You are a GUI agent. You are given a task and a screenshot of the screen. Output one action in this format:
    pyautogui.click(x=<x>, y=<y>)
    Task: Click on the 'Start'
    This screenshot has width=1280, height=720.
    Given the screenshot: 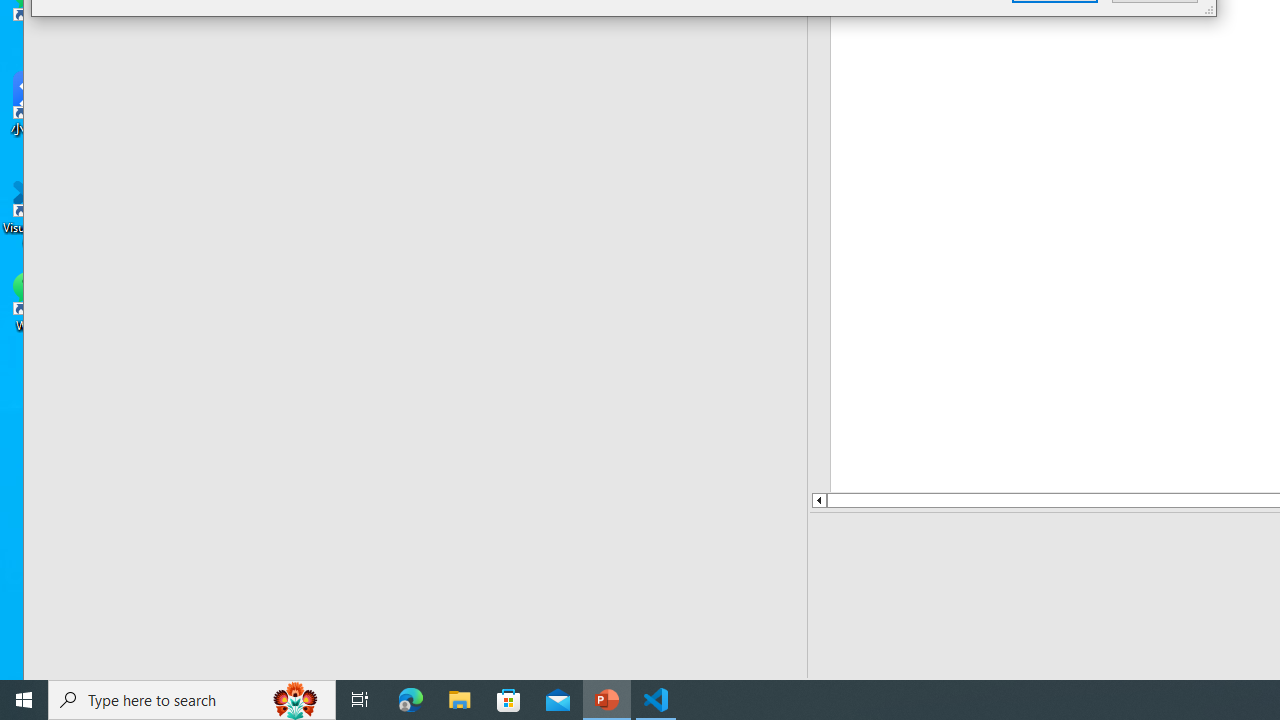 What is the action you would take?
    pyautogui.click(x=24, y=698)
    